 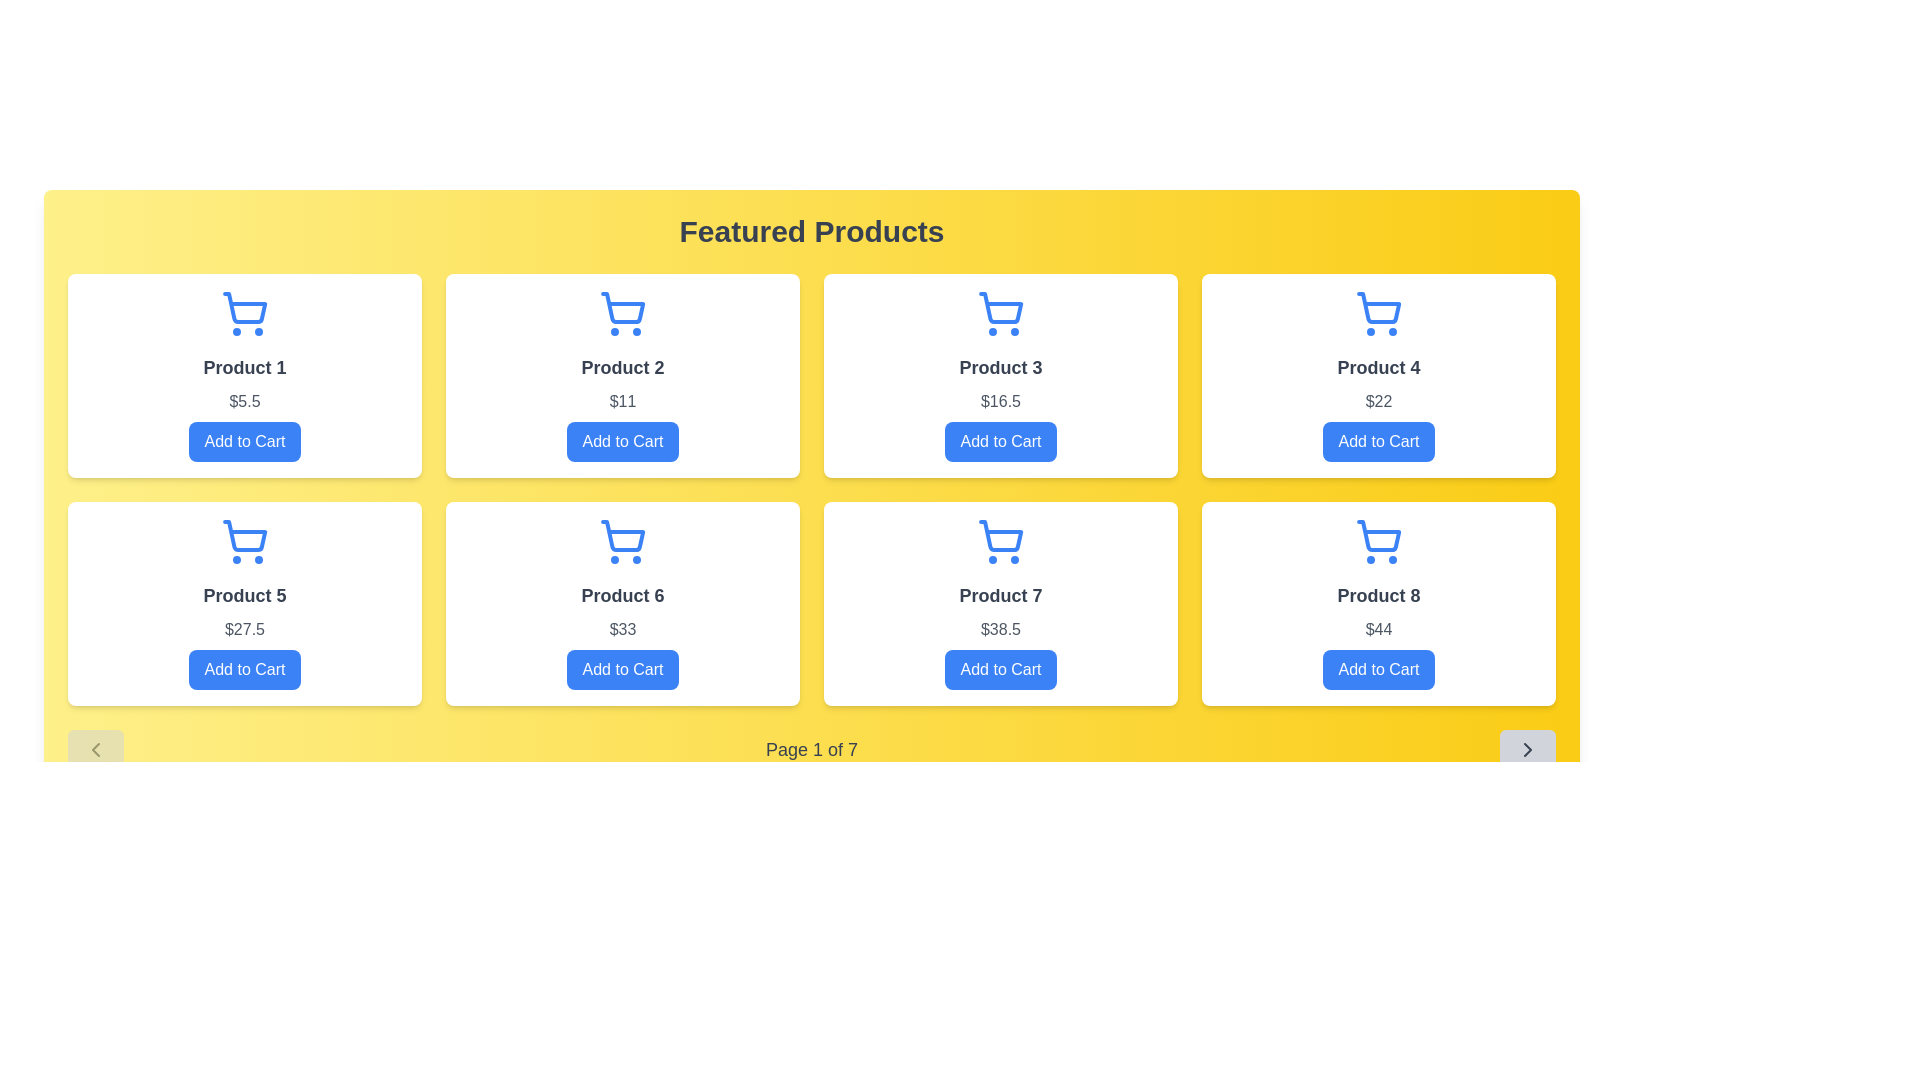 What do you see at coordinates (95, 749) in the screenshot?
I see `the navigation button located at the bottom-left corner of the element group containing the text 'Page 1 of 7'` at bounding box center [95, 749].